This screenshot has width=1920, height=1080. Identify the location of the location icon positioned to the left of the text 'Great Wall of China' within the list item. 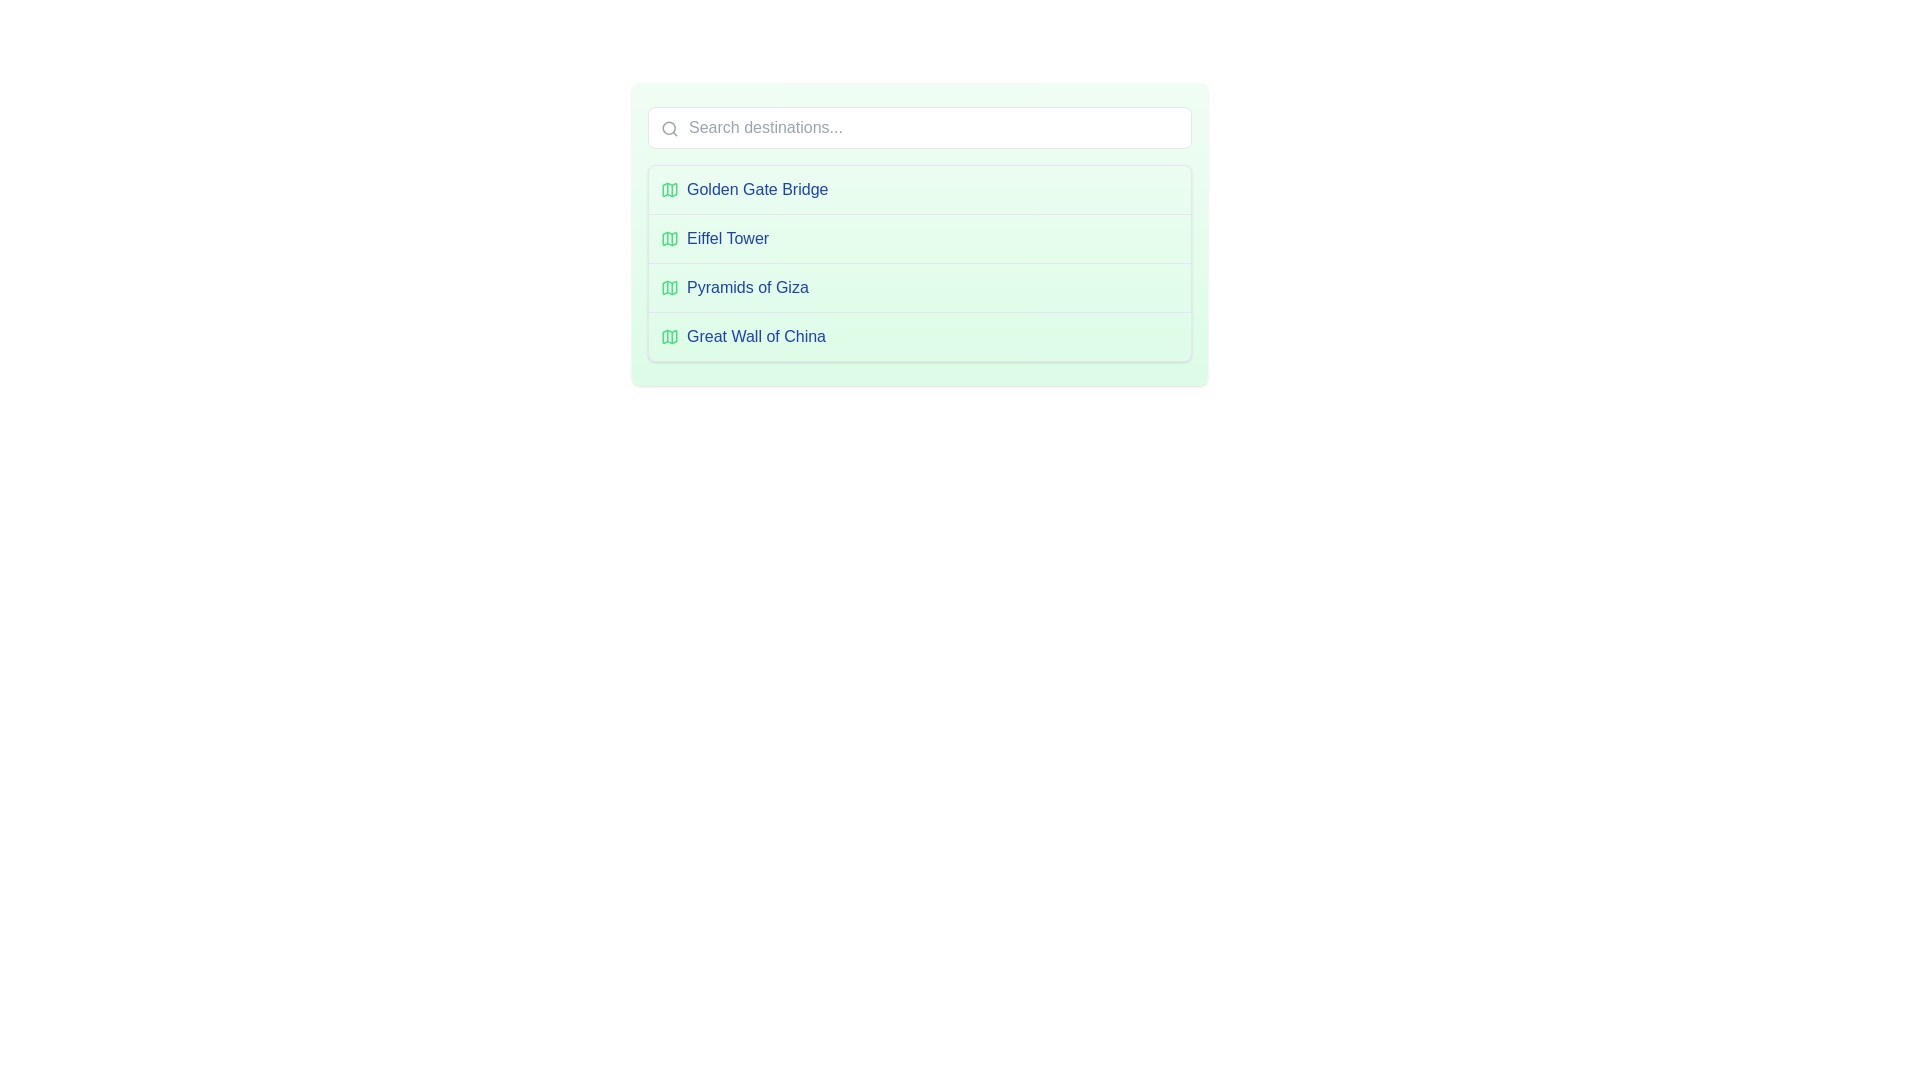
(670, 335).